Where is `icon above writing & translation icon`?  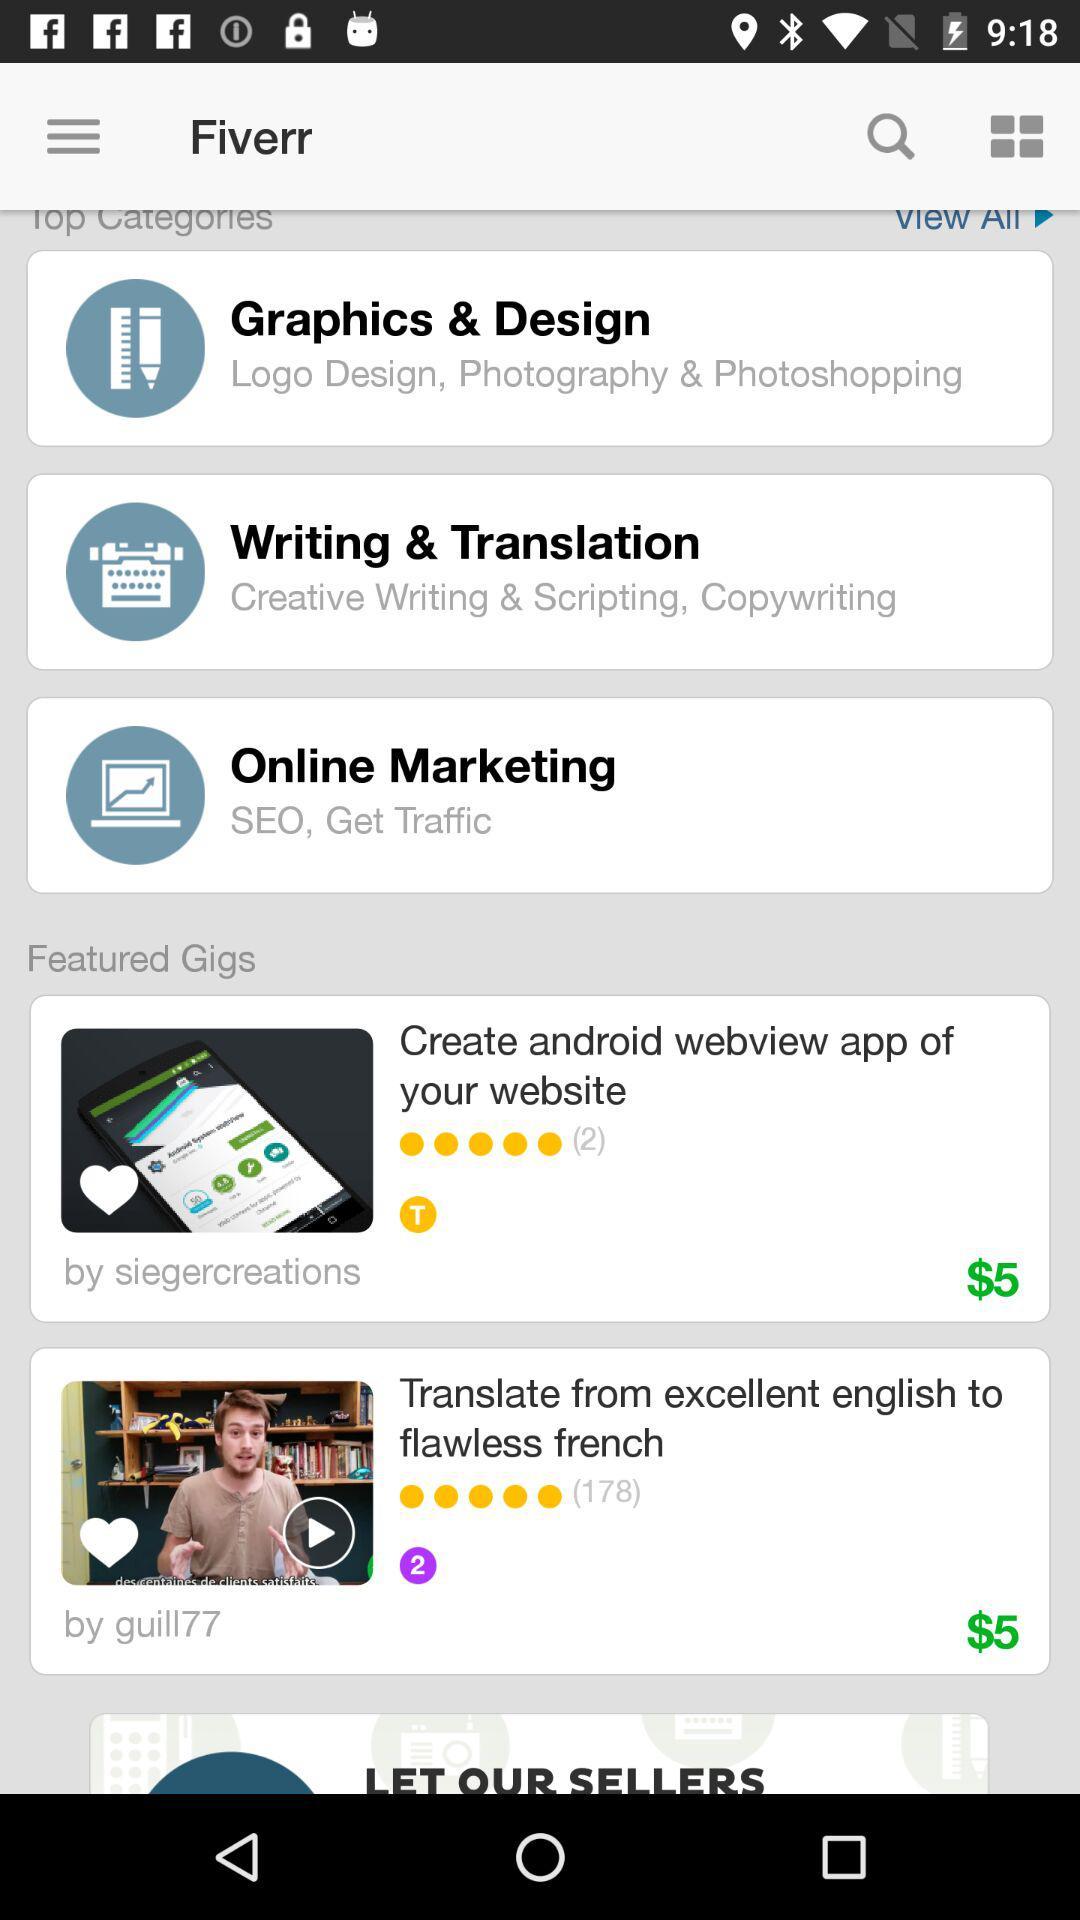 icon above writing & translation icon is located at coordinates (626, 372).